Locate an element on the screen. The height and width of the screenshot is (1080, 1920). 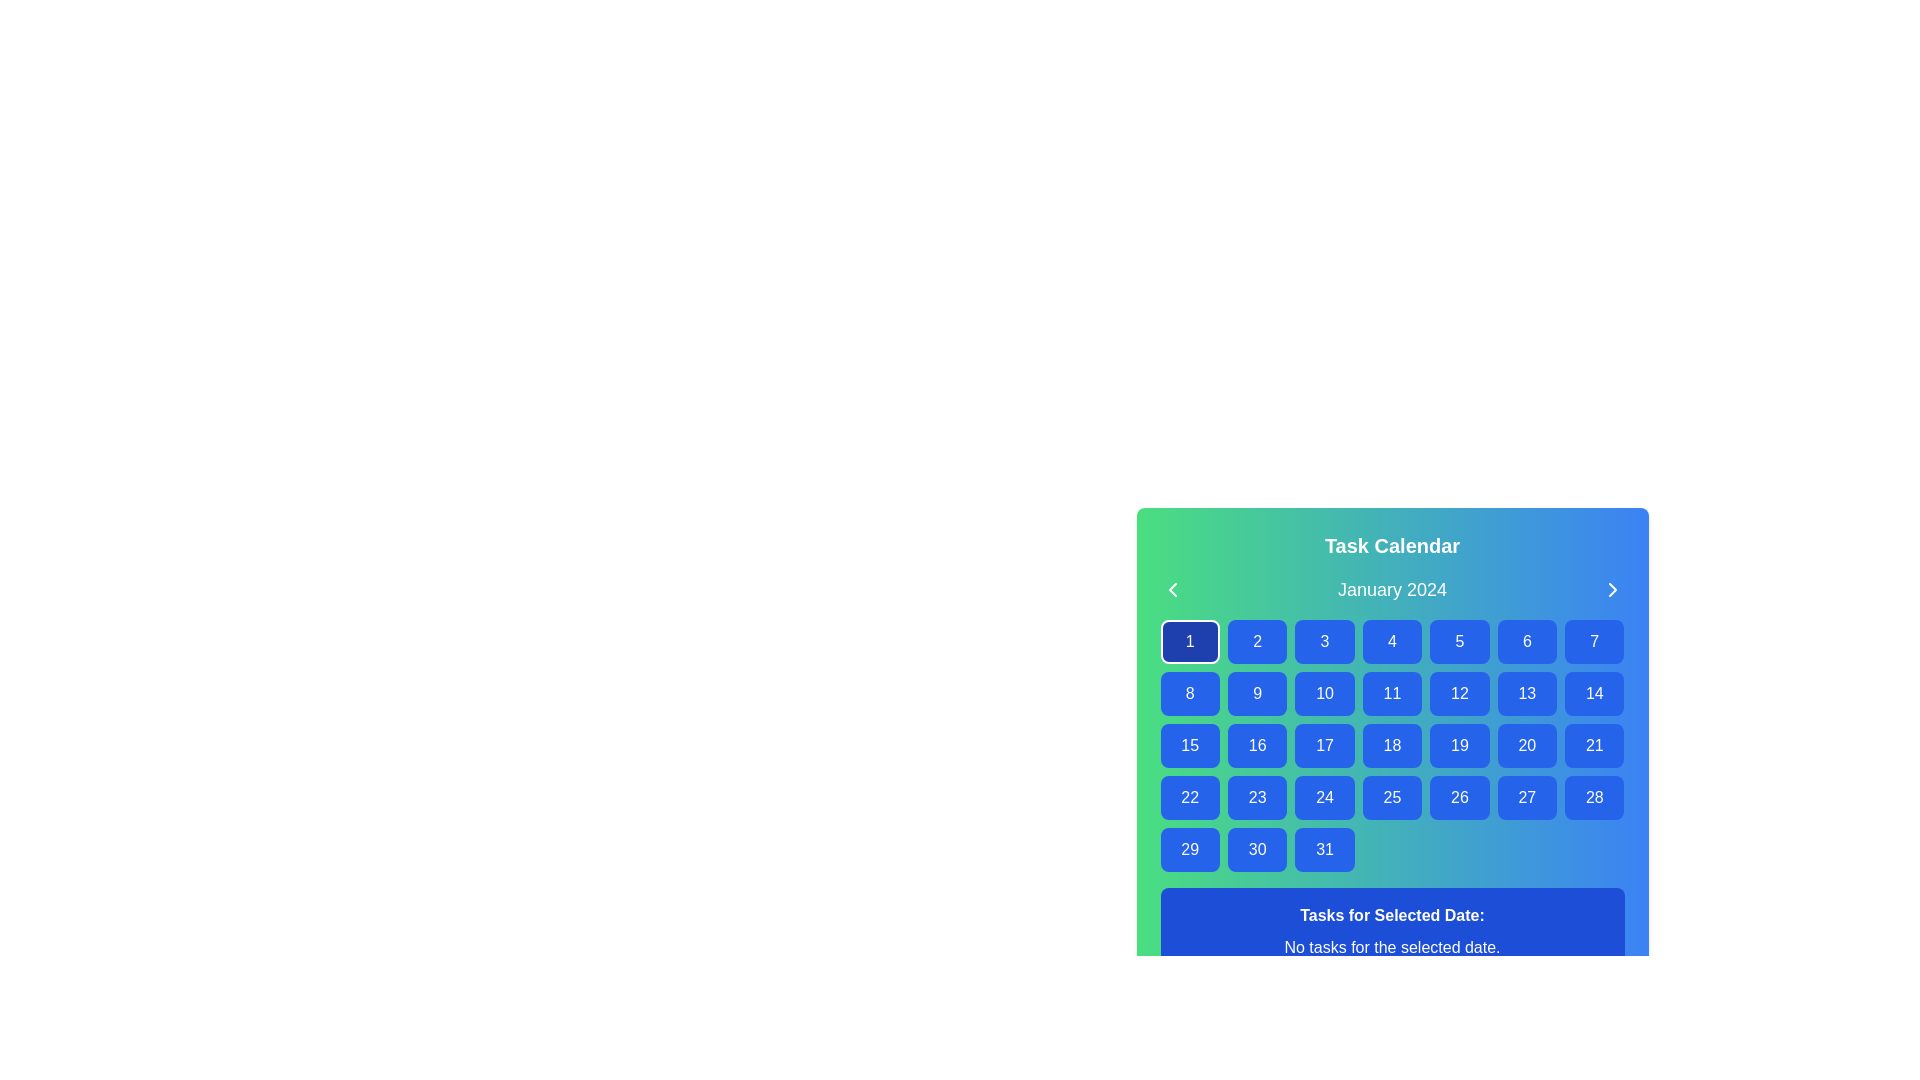
the blue button with a white '7' centered, which is the seventh button is located at coordinates (1592, 641).